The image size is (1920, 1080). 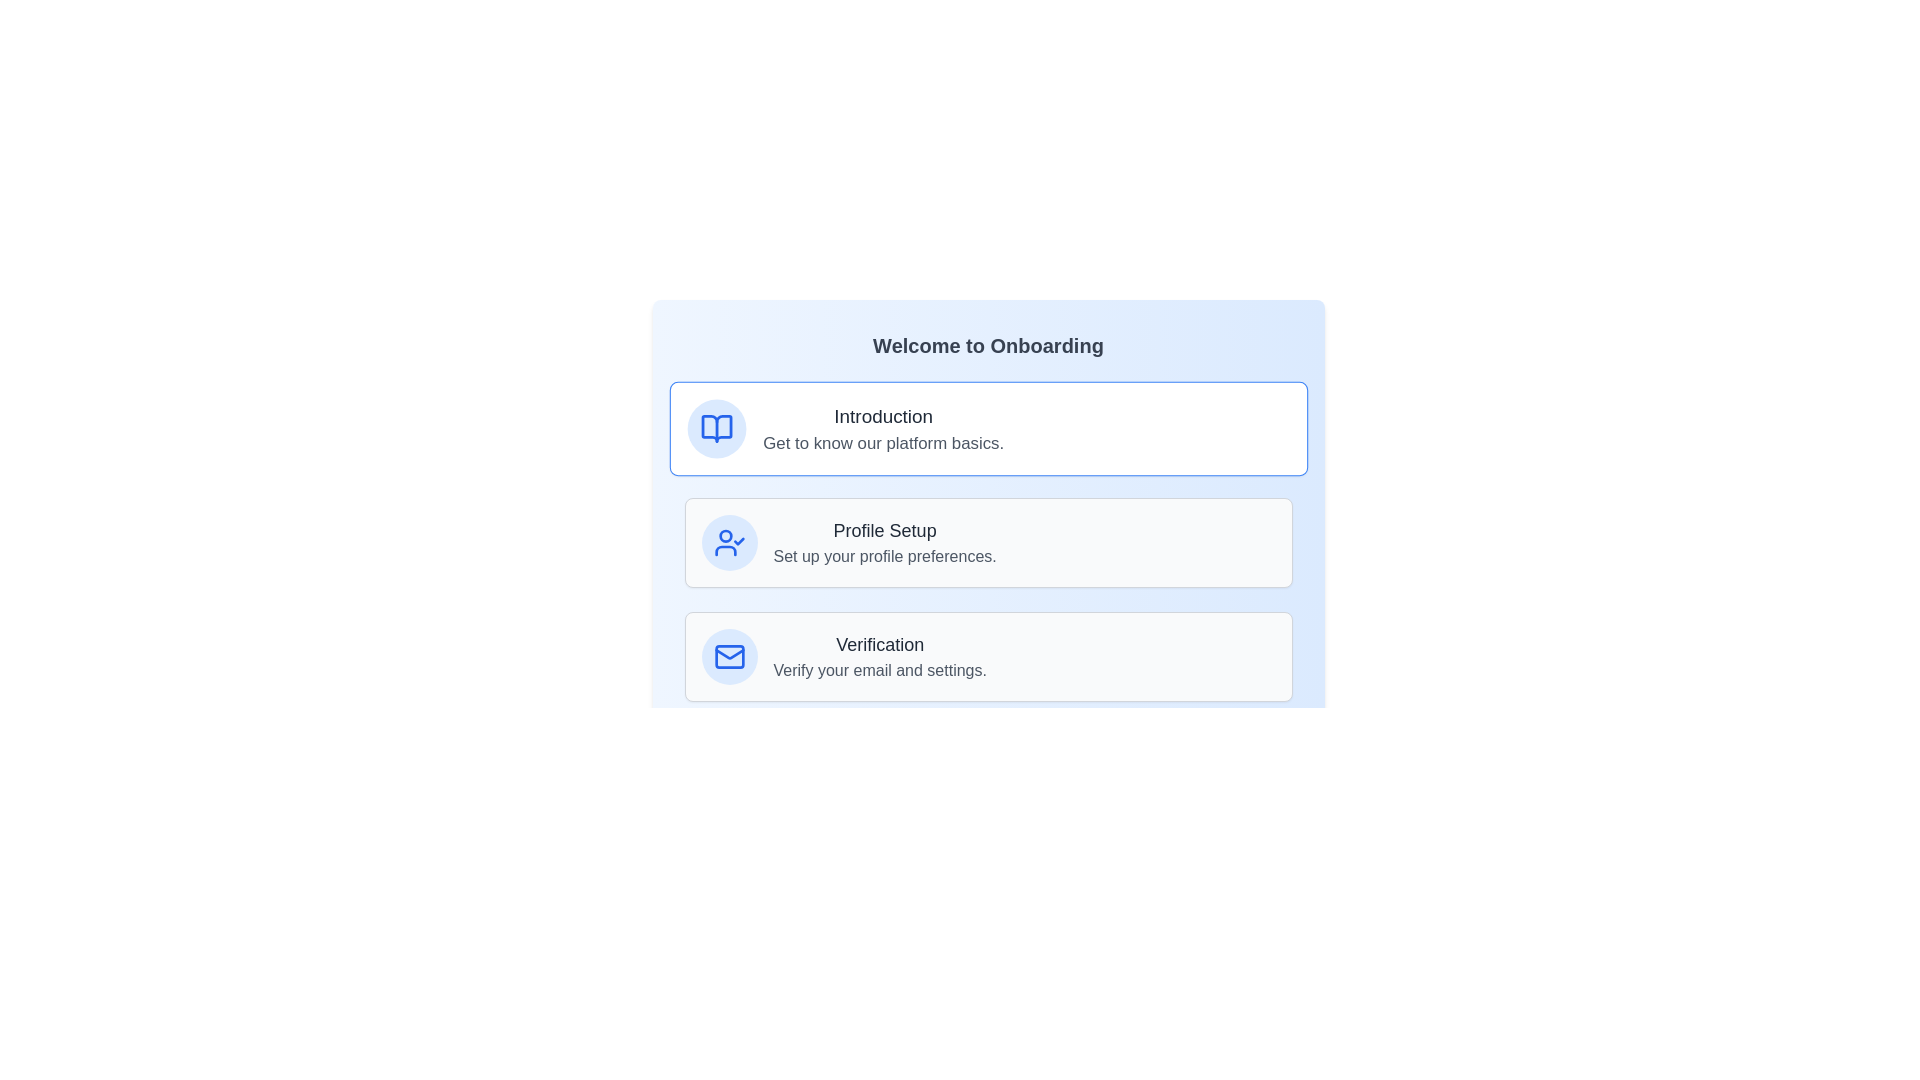 I want to click on subtext description that says 'Get to know our platform basics.' located below the heading 'Introduction' in the onboarding card, so click(x=882, y=442).